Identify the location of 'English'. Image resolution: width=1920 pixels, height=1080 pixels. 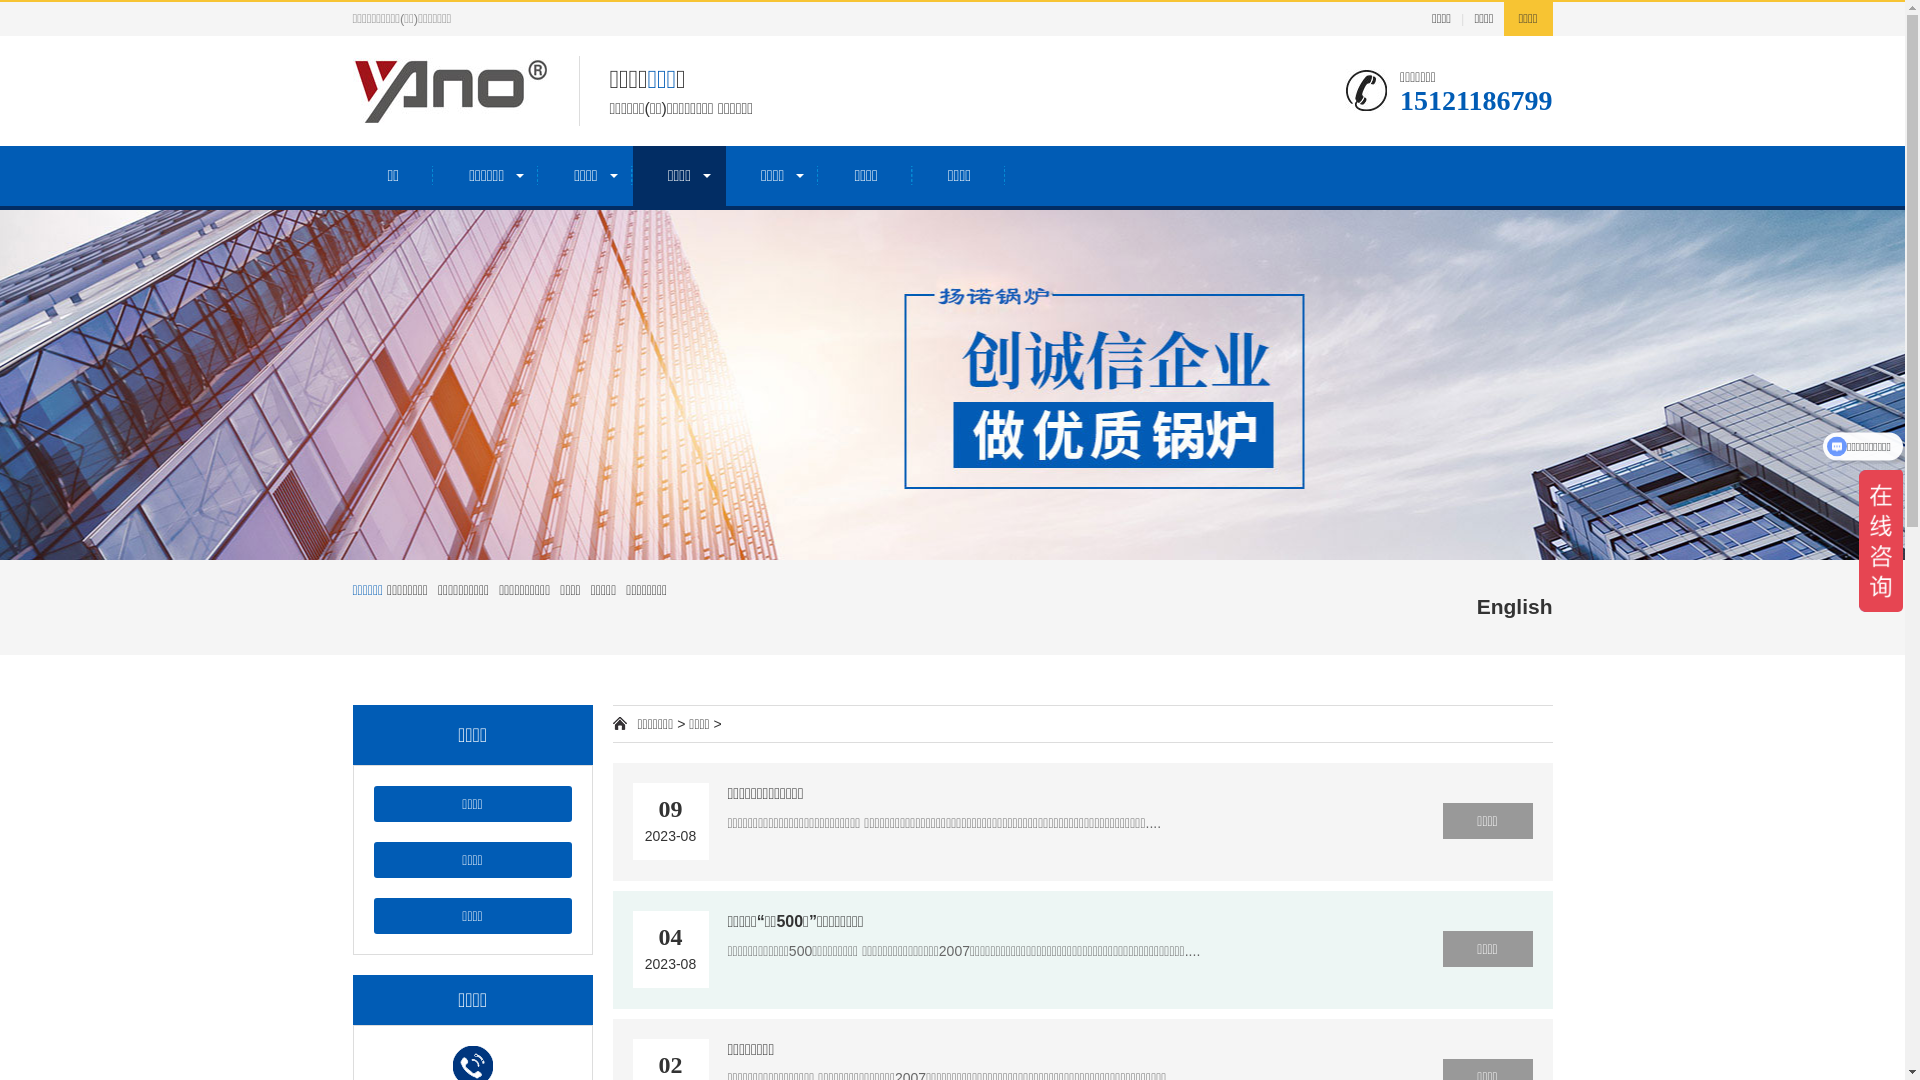
(1515, 605).